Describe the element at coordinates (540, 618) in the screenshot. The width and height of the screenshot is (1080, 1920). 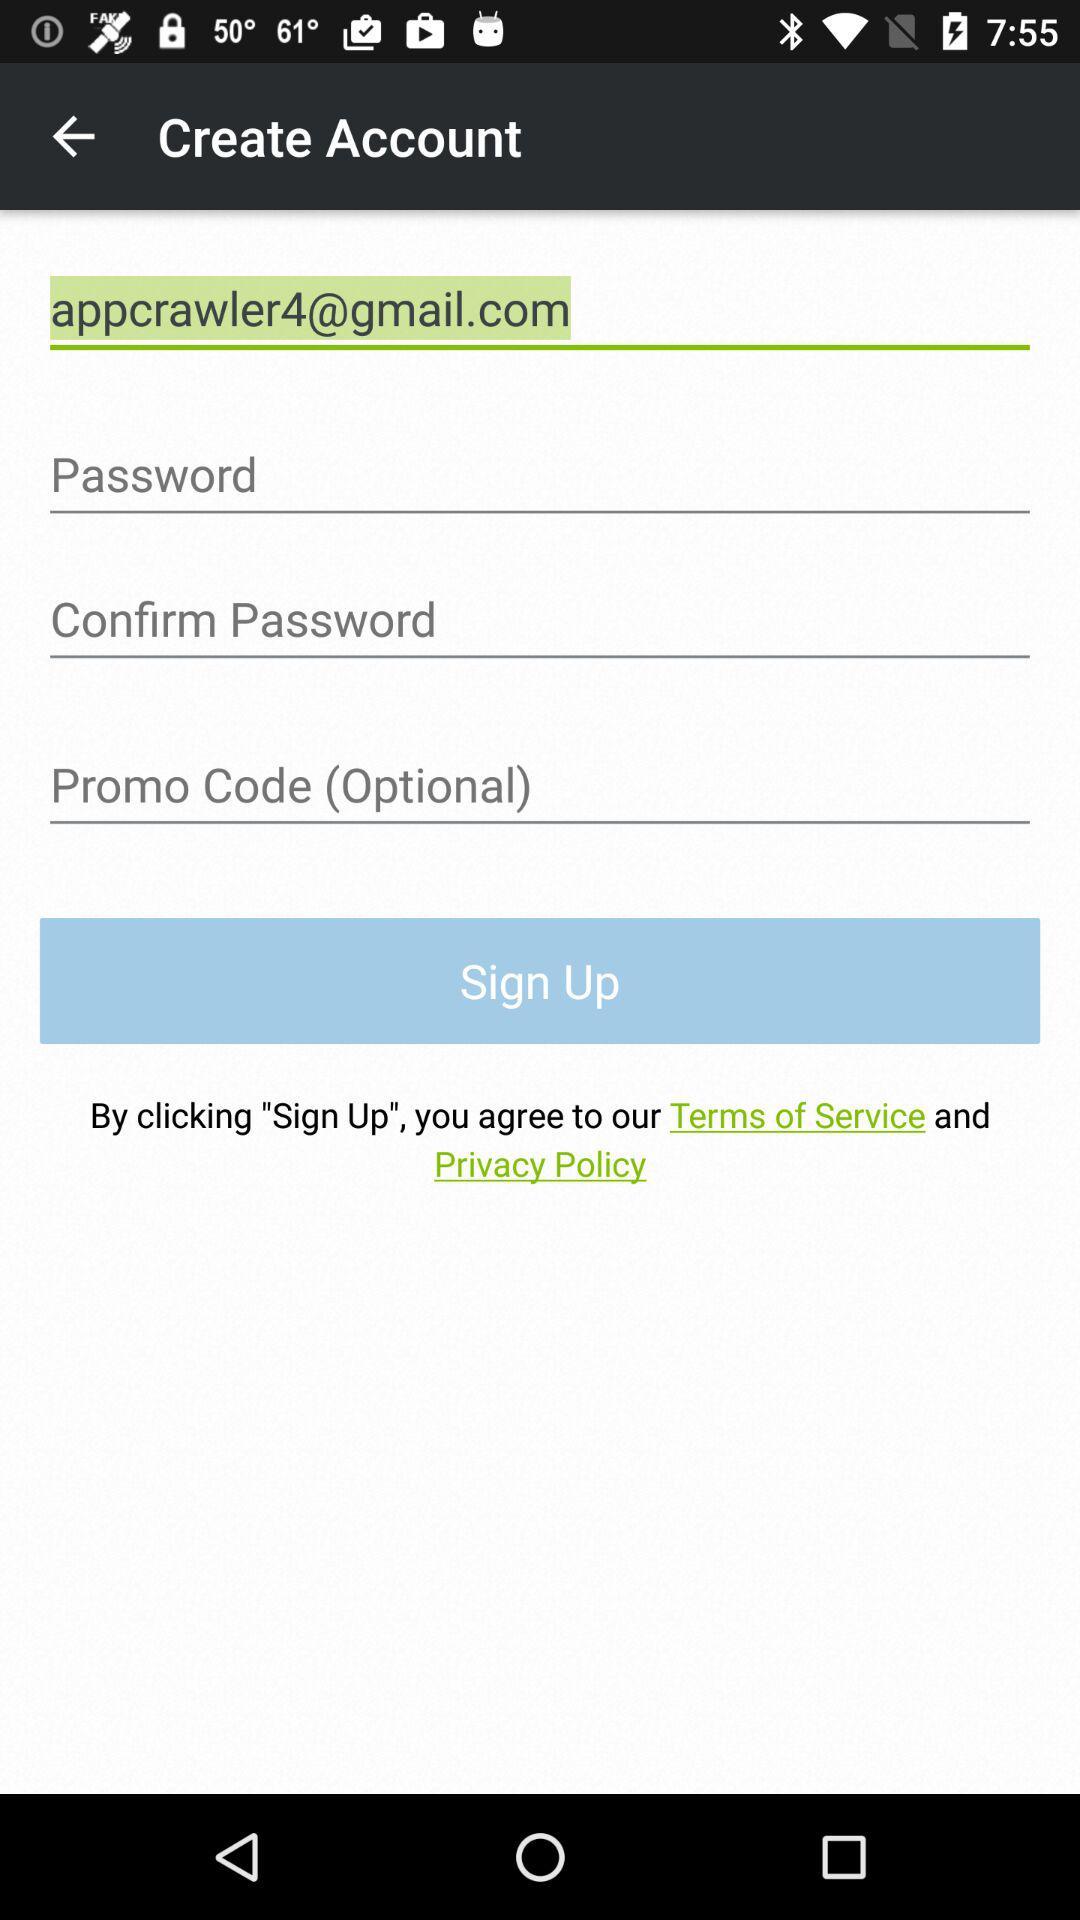
I see `password confirmation` at that location.